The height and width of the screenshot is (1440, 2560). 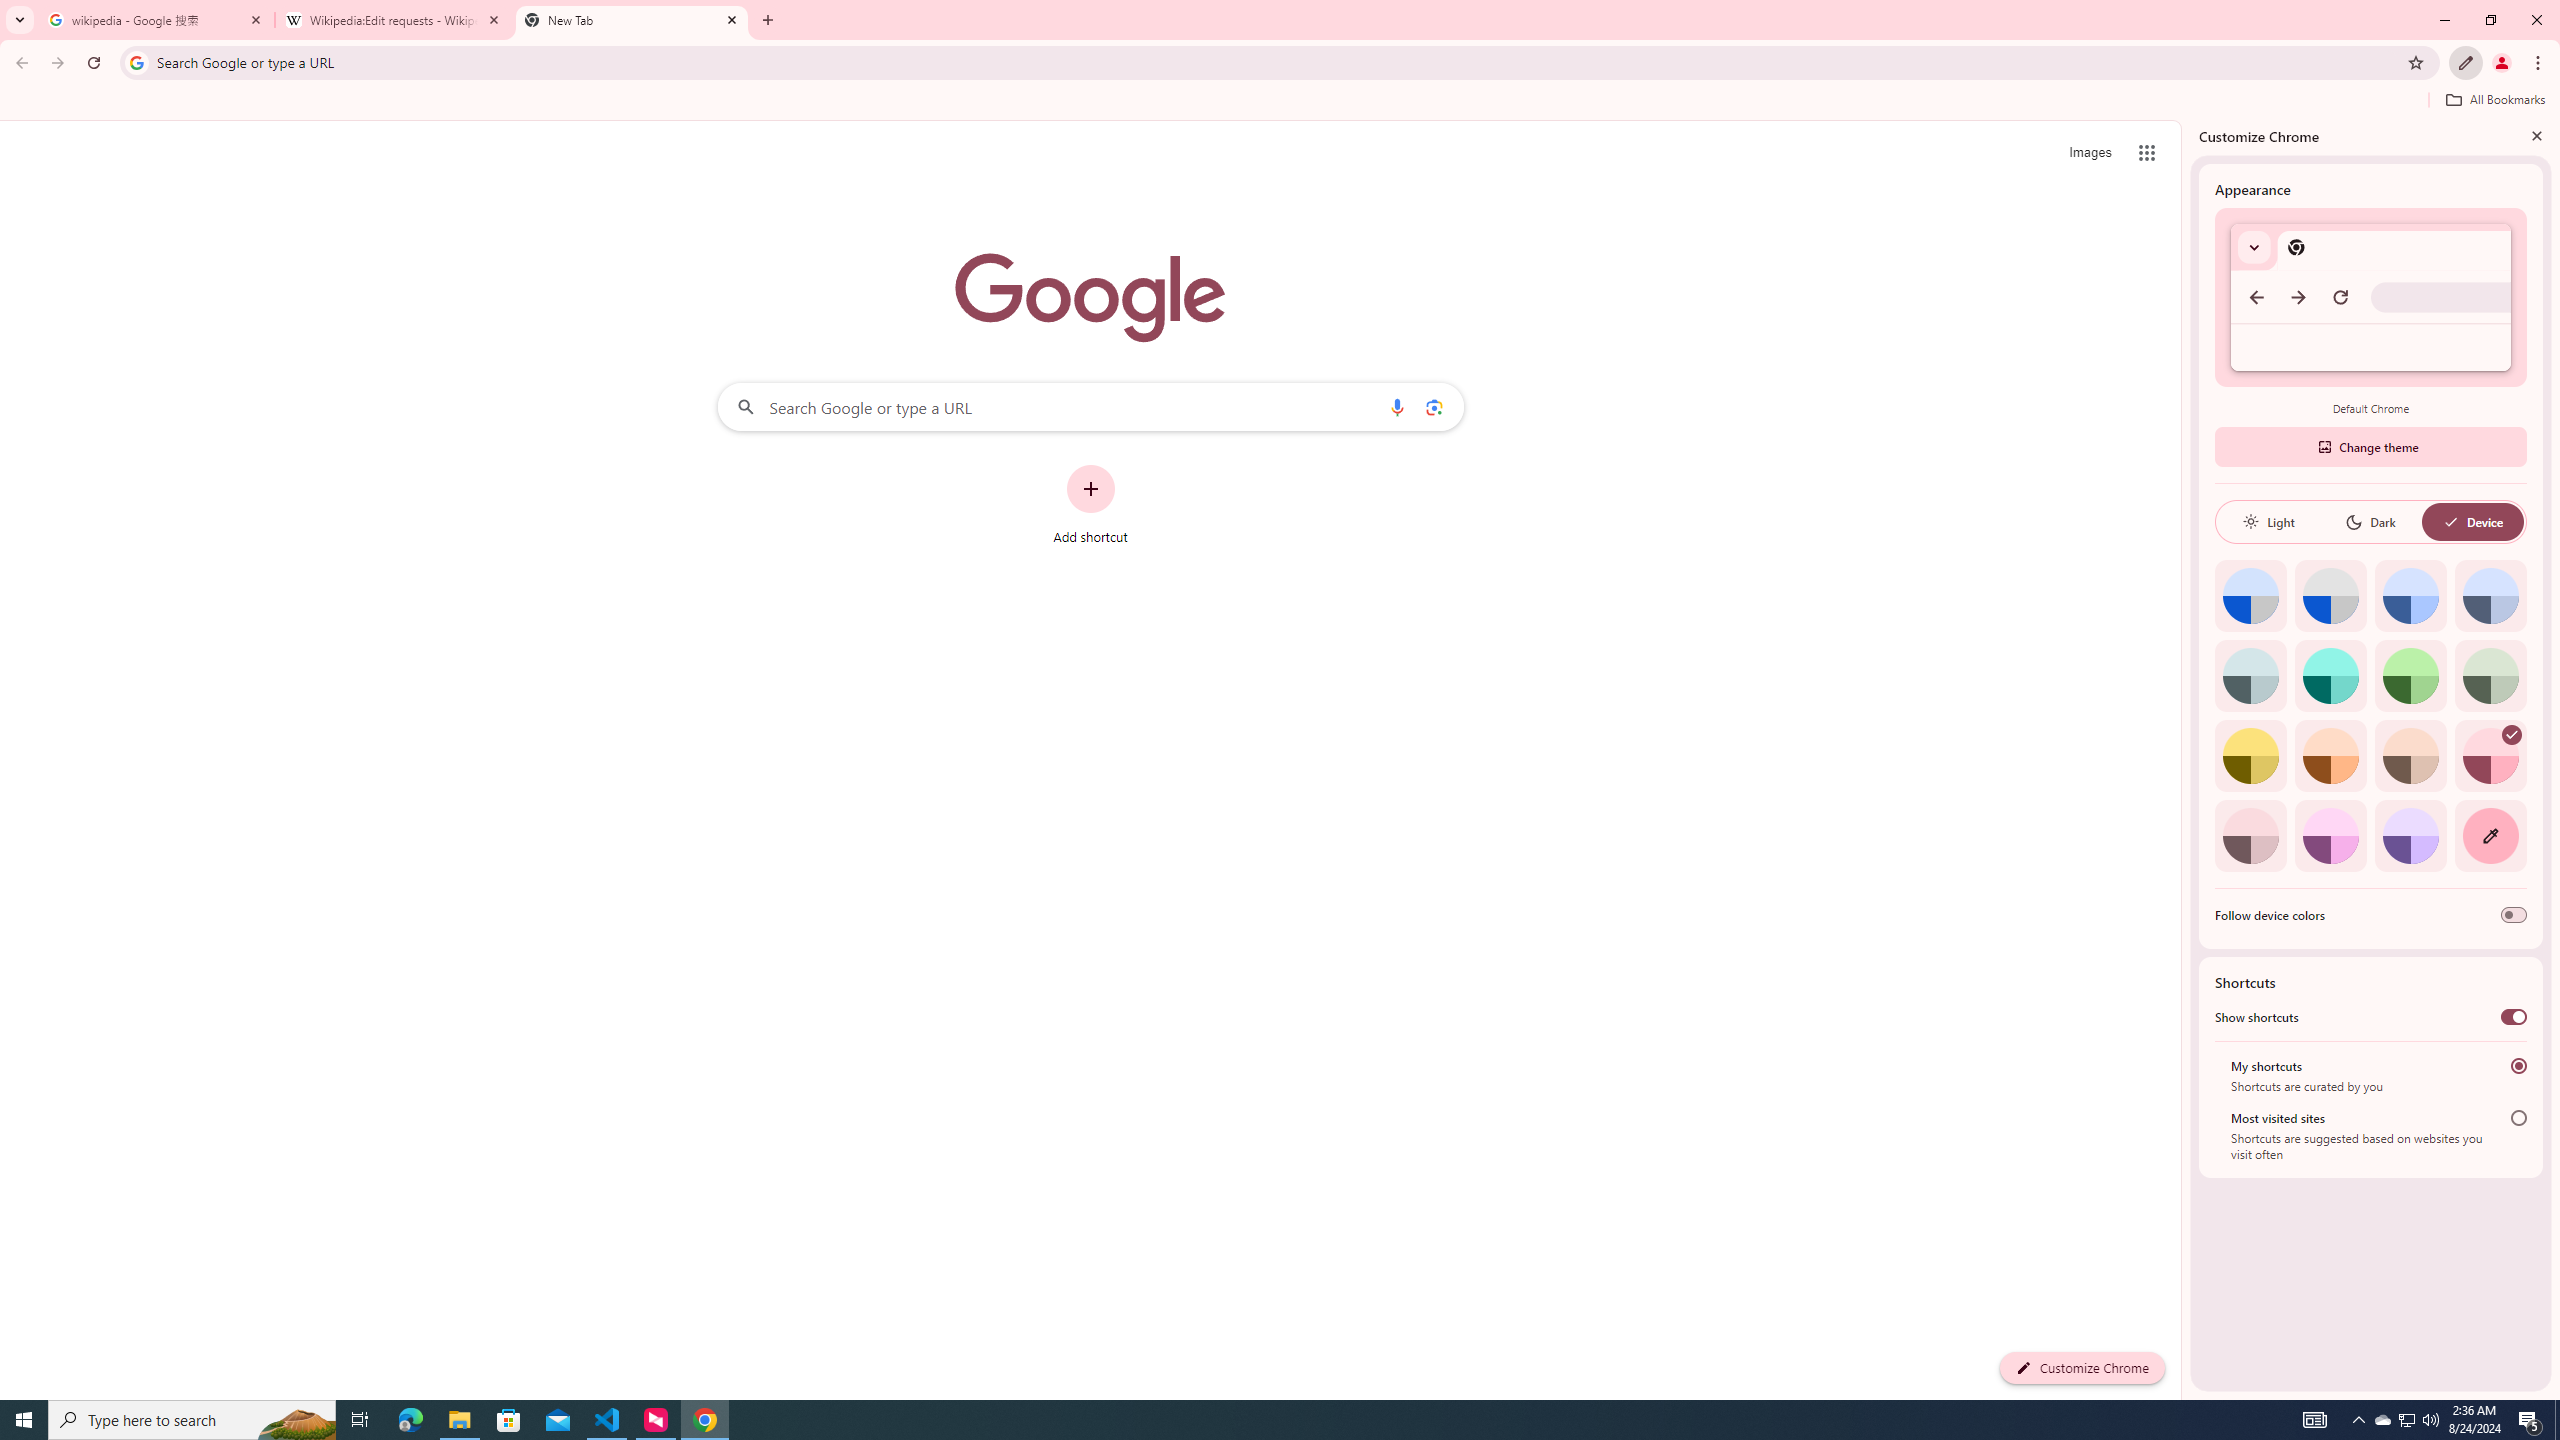 What do you see at coordinates (2512, 1016) in the screenshot?
I see `'Show shortcuts'` at bounding box center [2512, 1016].